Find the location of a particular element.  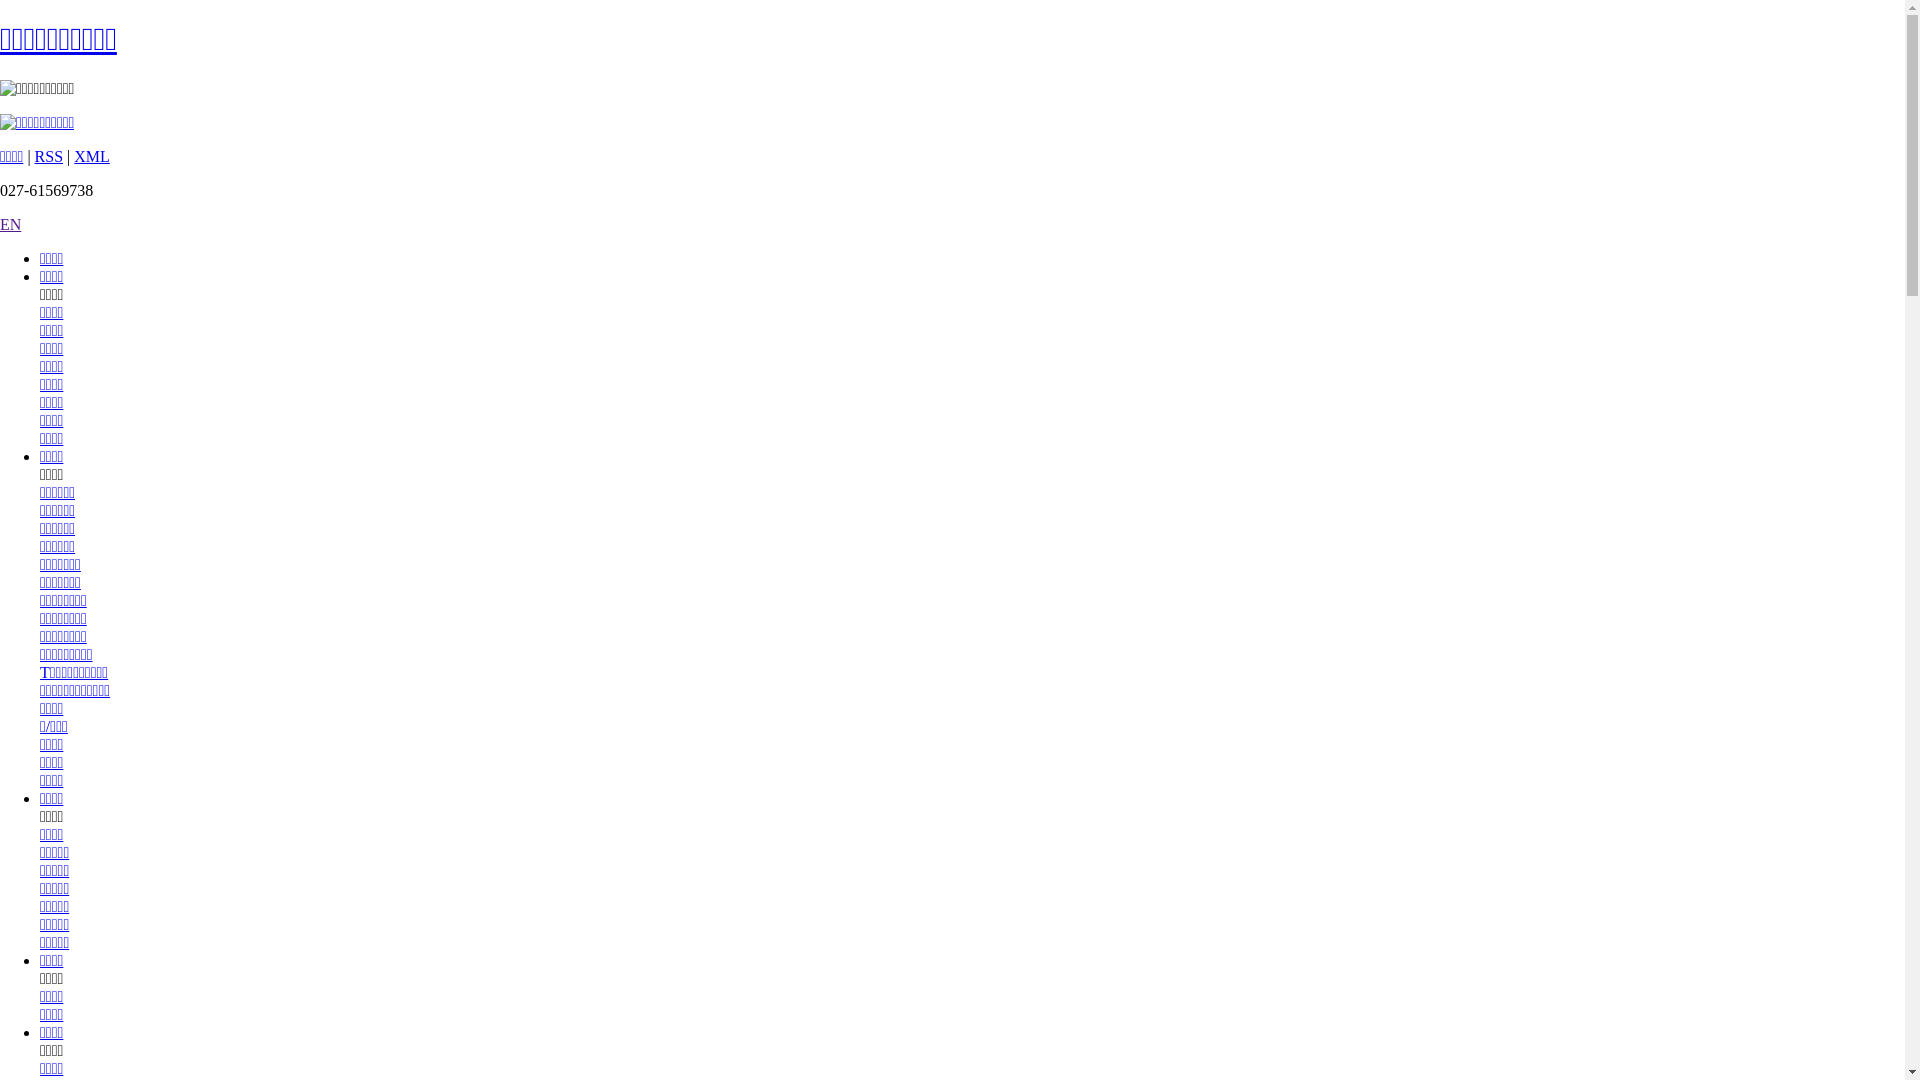

'XML' is located at coordinates (90, 155).